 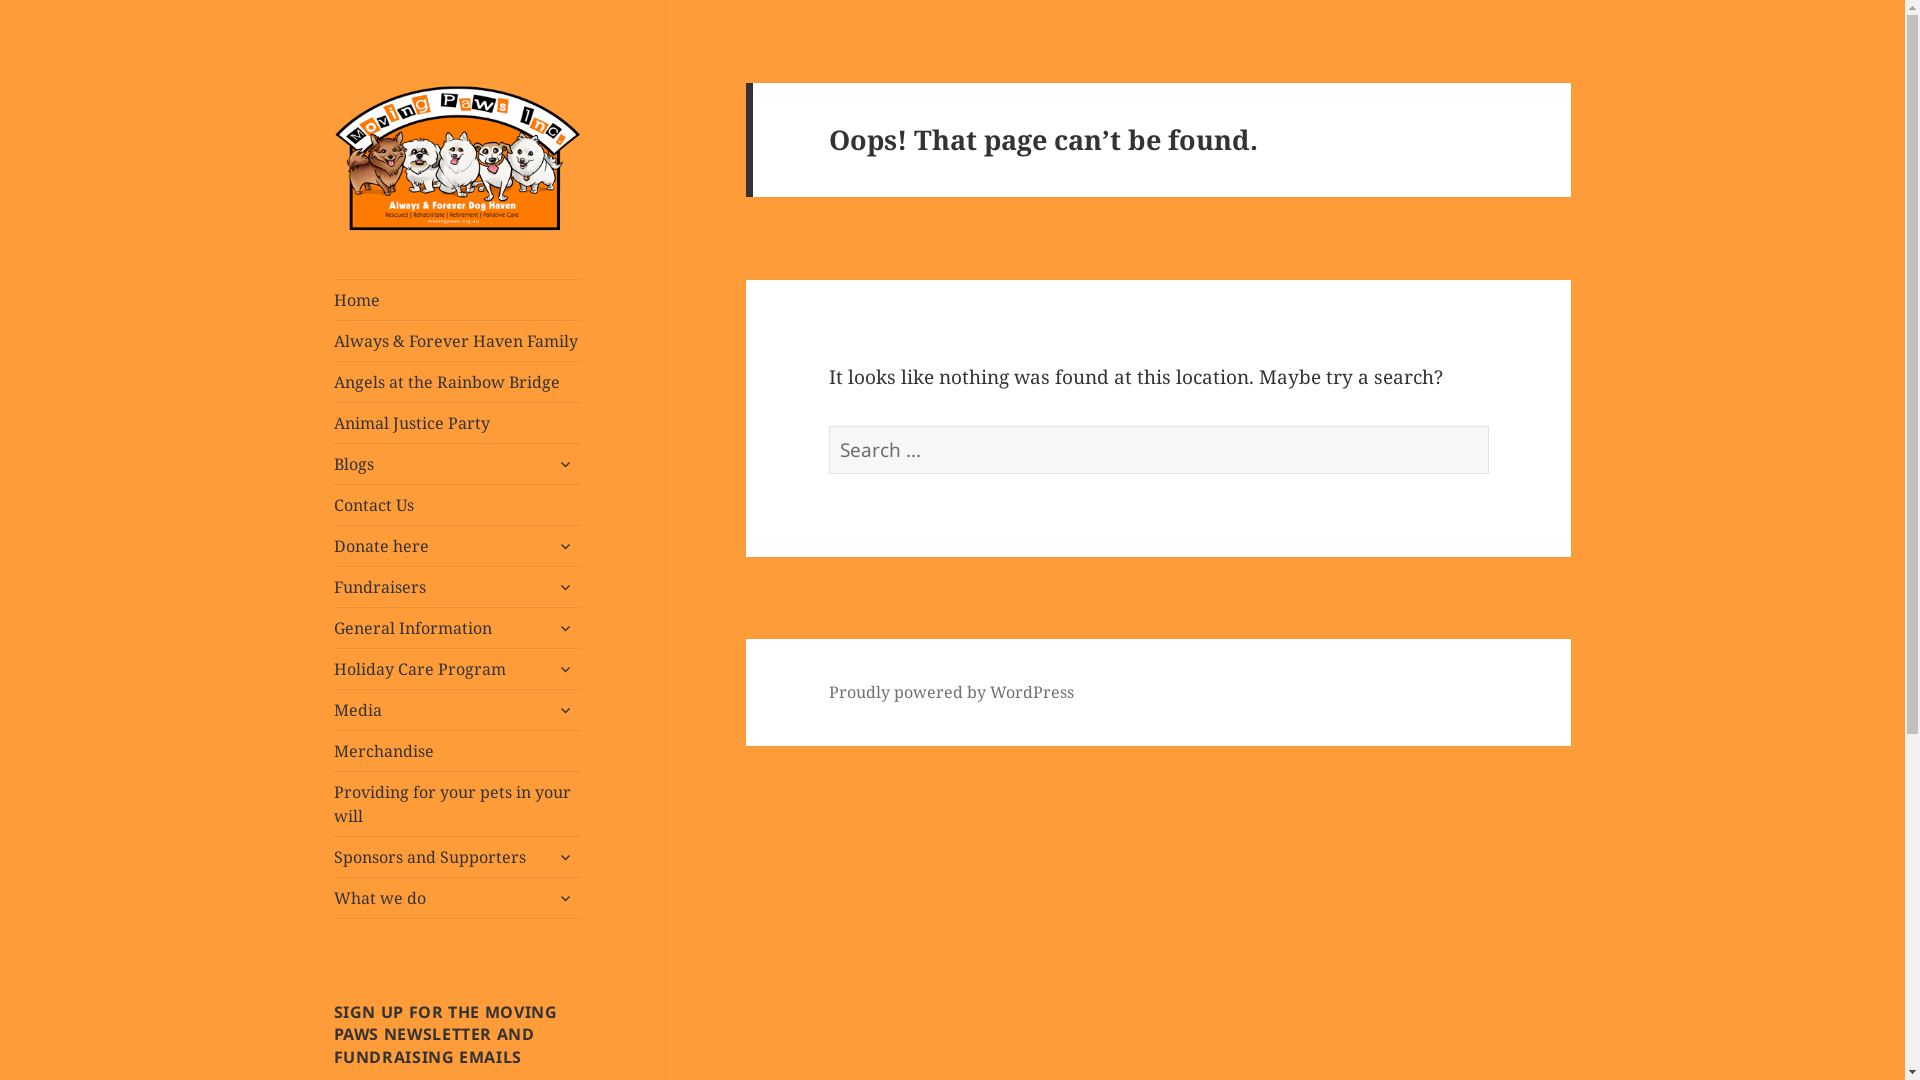 I want to click on 'Animal Justice Party', so click(x=334, y=422).